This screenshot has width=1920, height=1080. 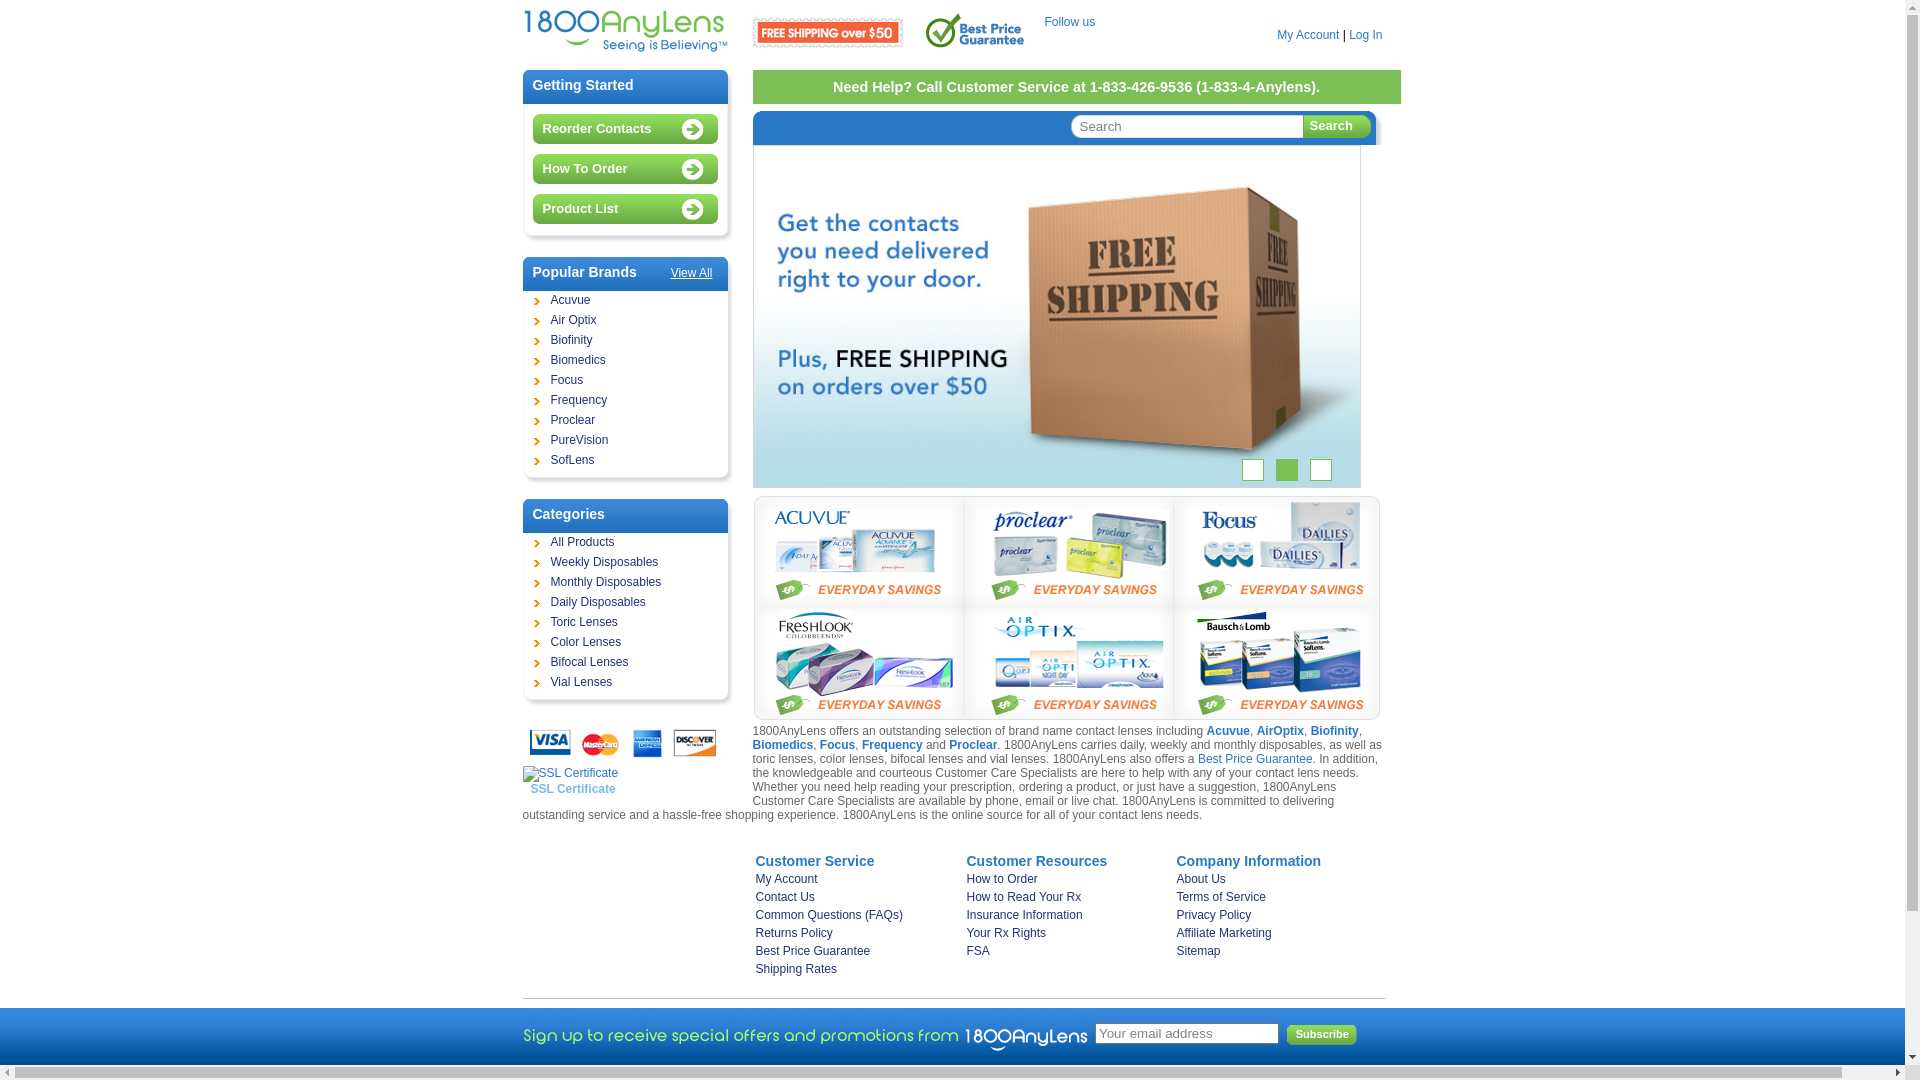 I want to click on 'Toric Lenses', so click(x=523, y=622).